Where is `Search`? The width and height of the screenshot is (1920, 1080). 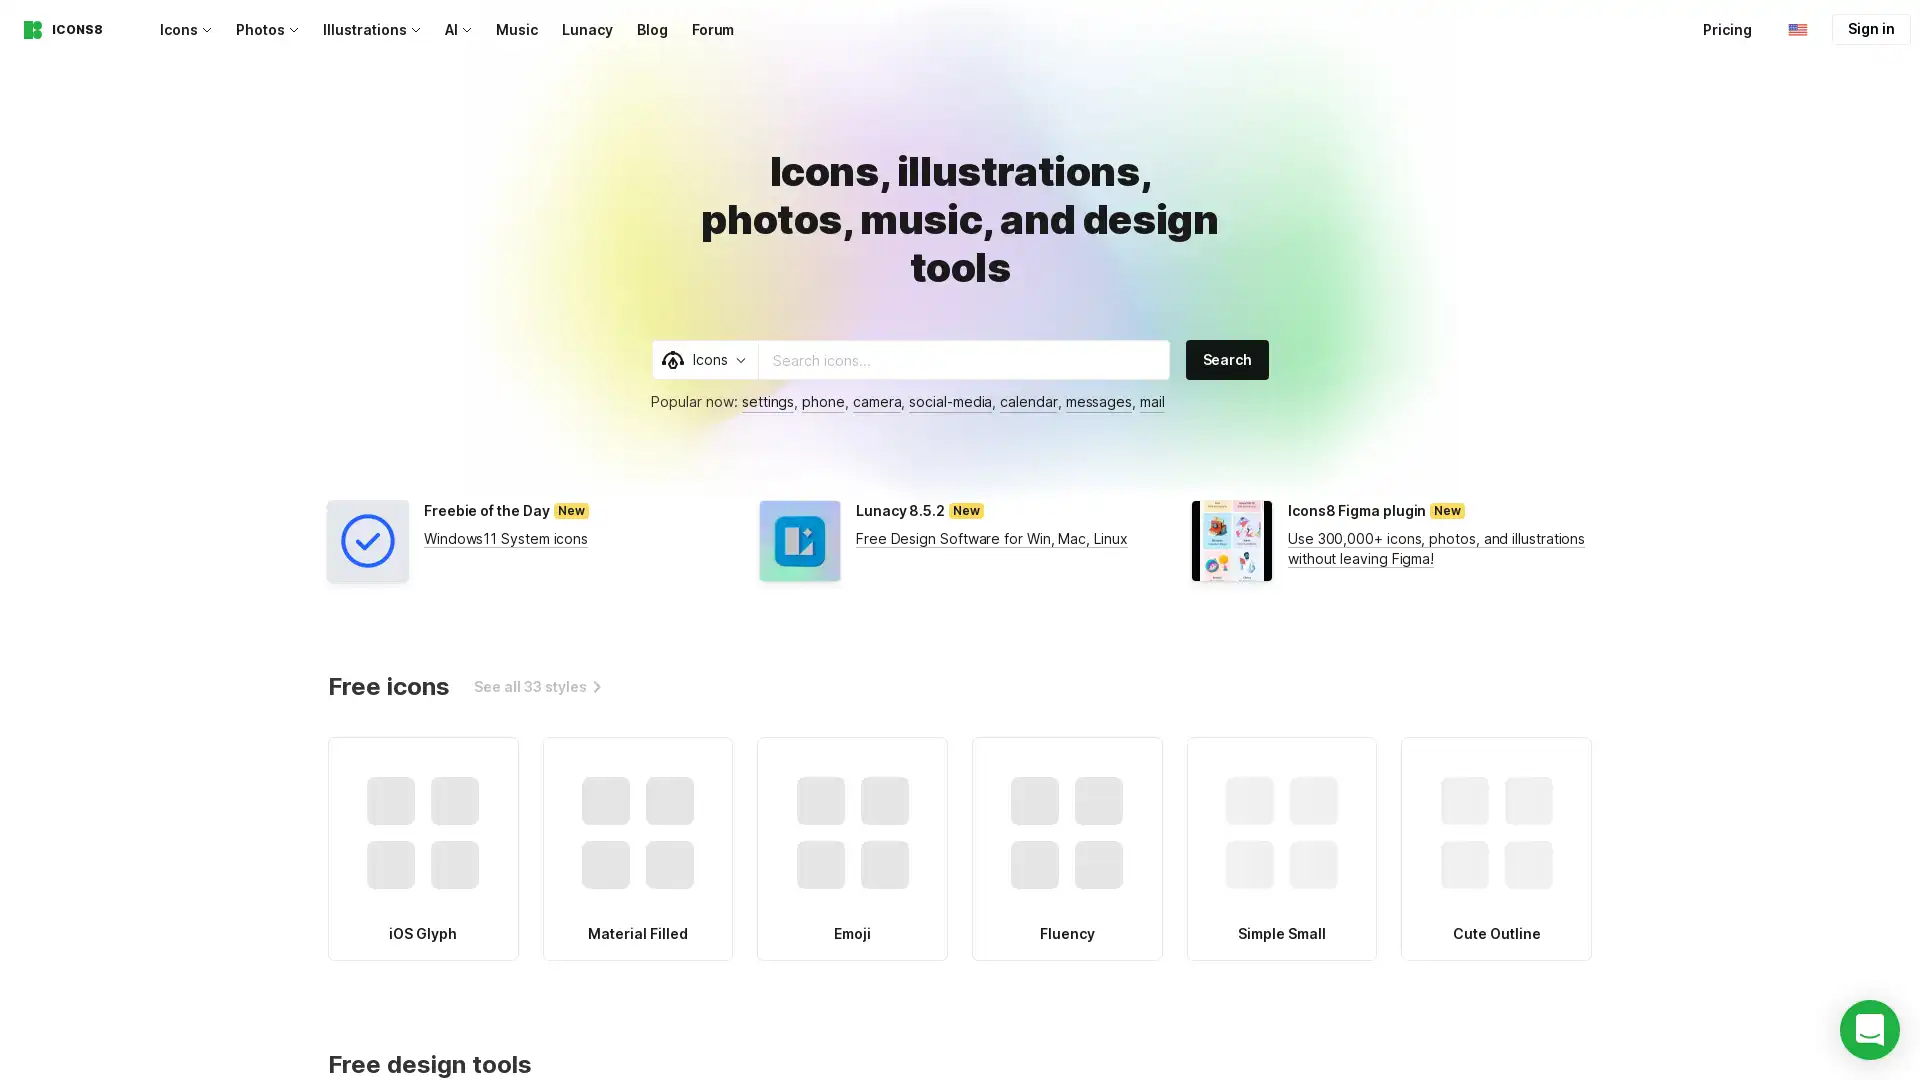
Search is located at coordinates (1226, 358).